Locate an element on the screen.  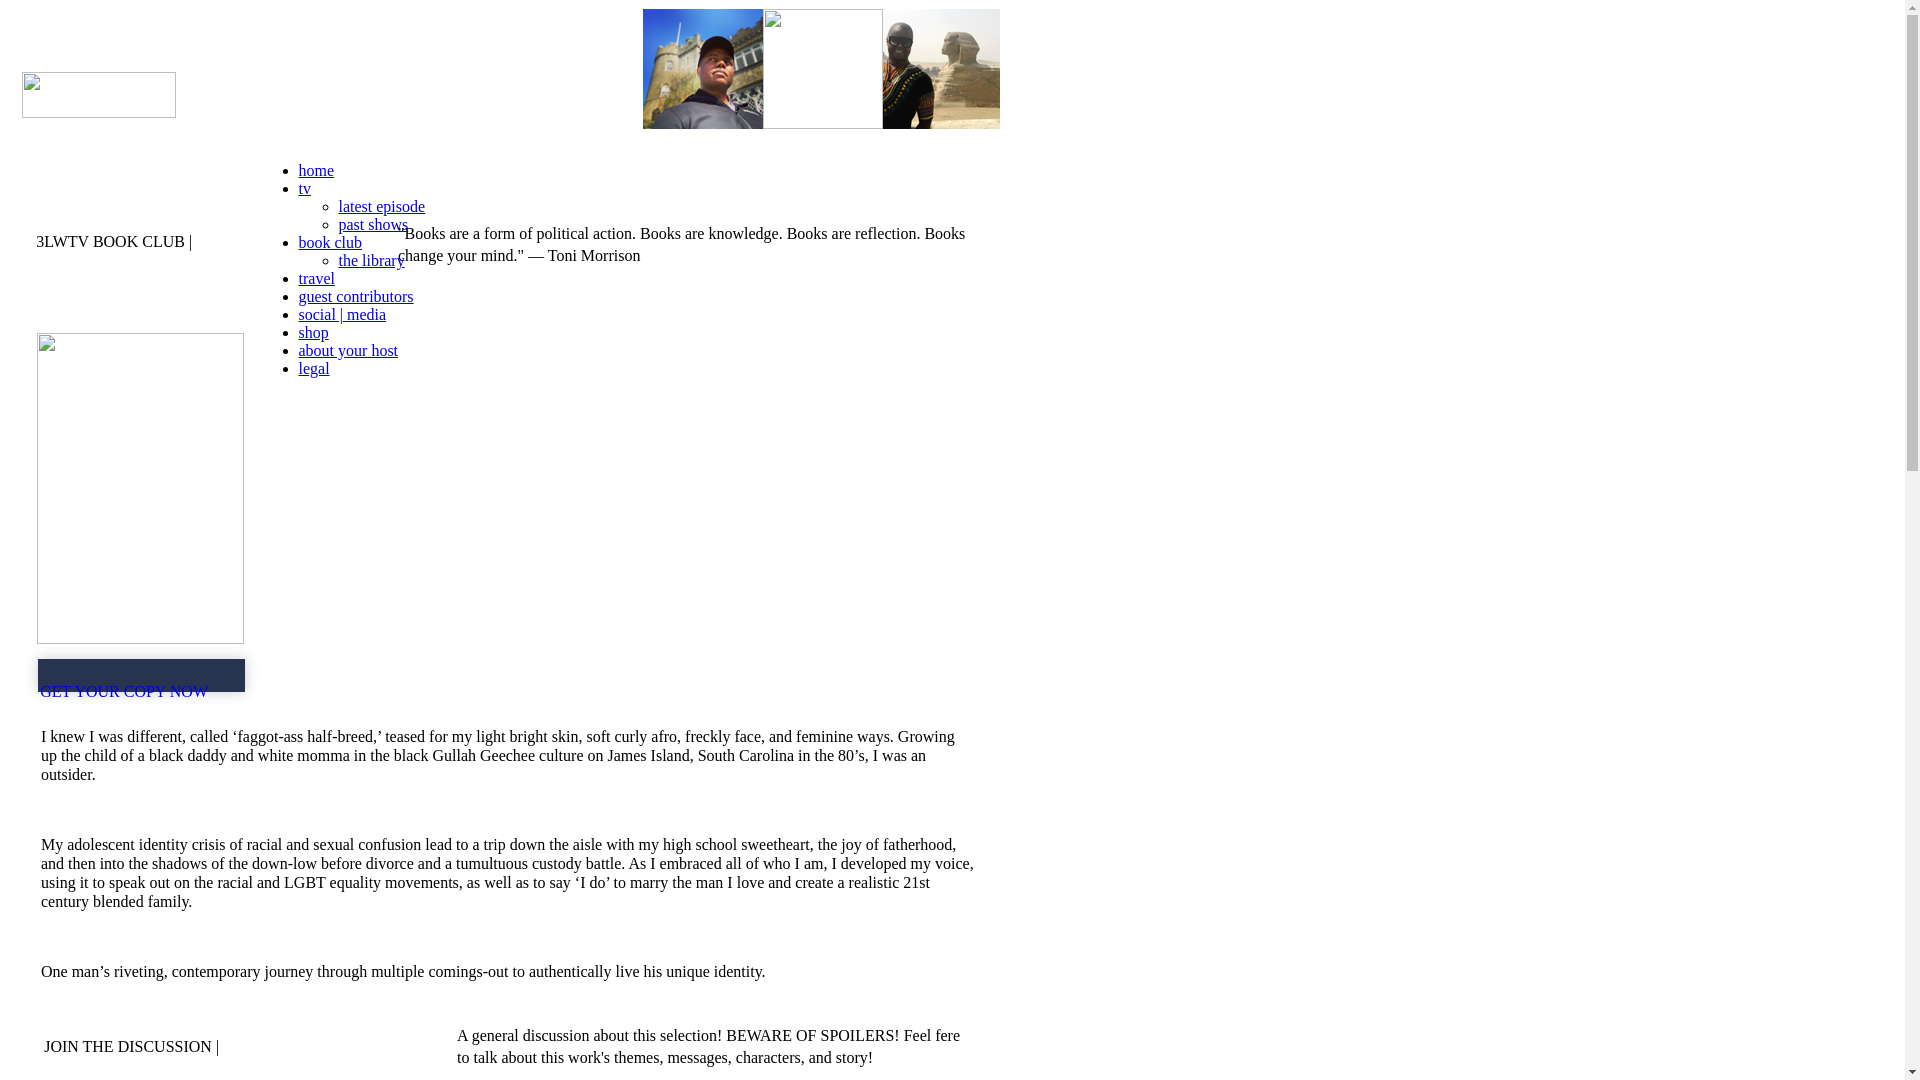
'book club' is located at coordinates (330, 241).